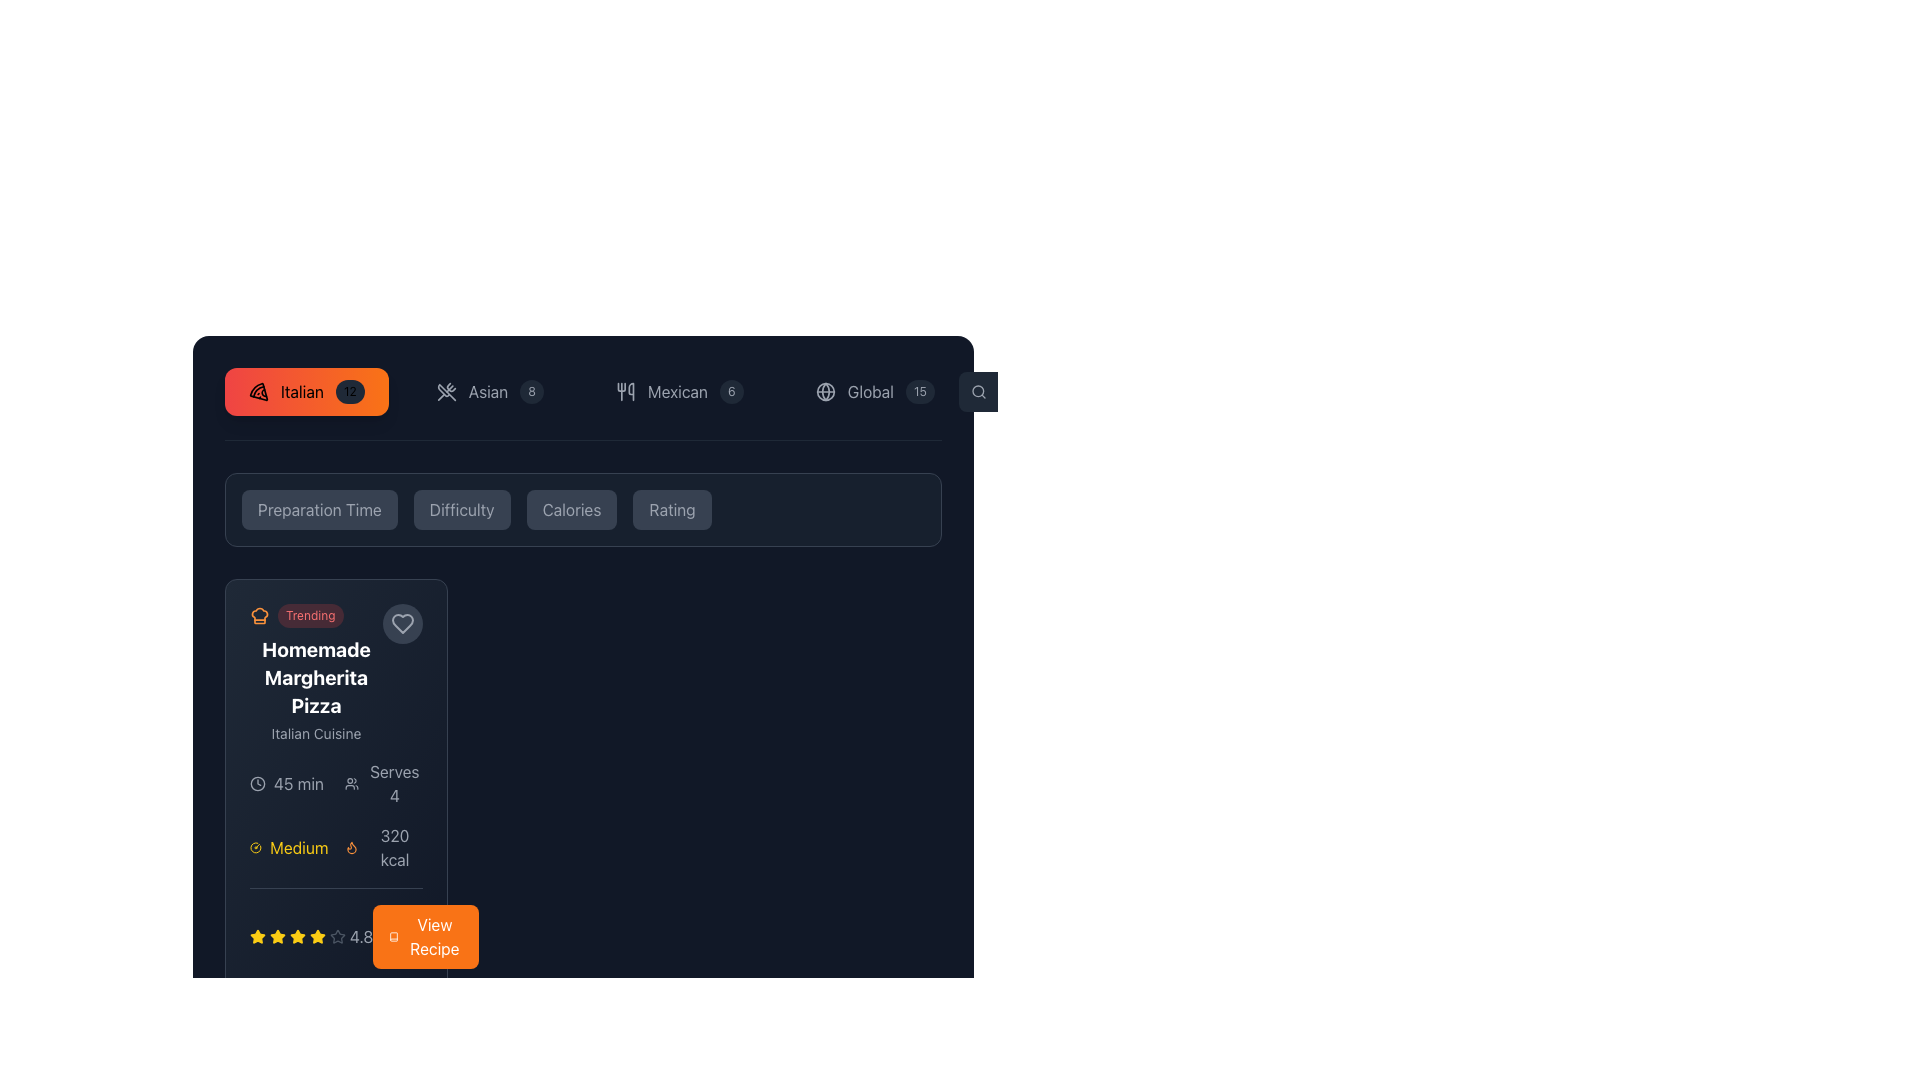  What do you see at coordinates (337, 937) in the screenshot?
I see `the unselected SVG Icon (Star) representing a rating in the bottom-left section of the recipe card` at bounding box center [337, 937].